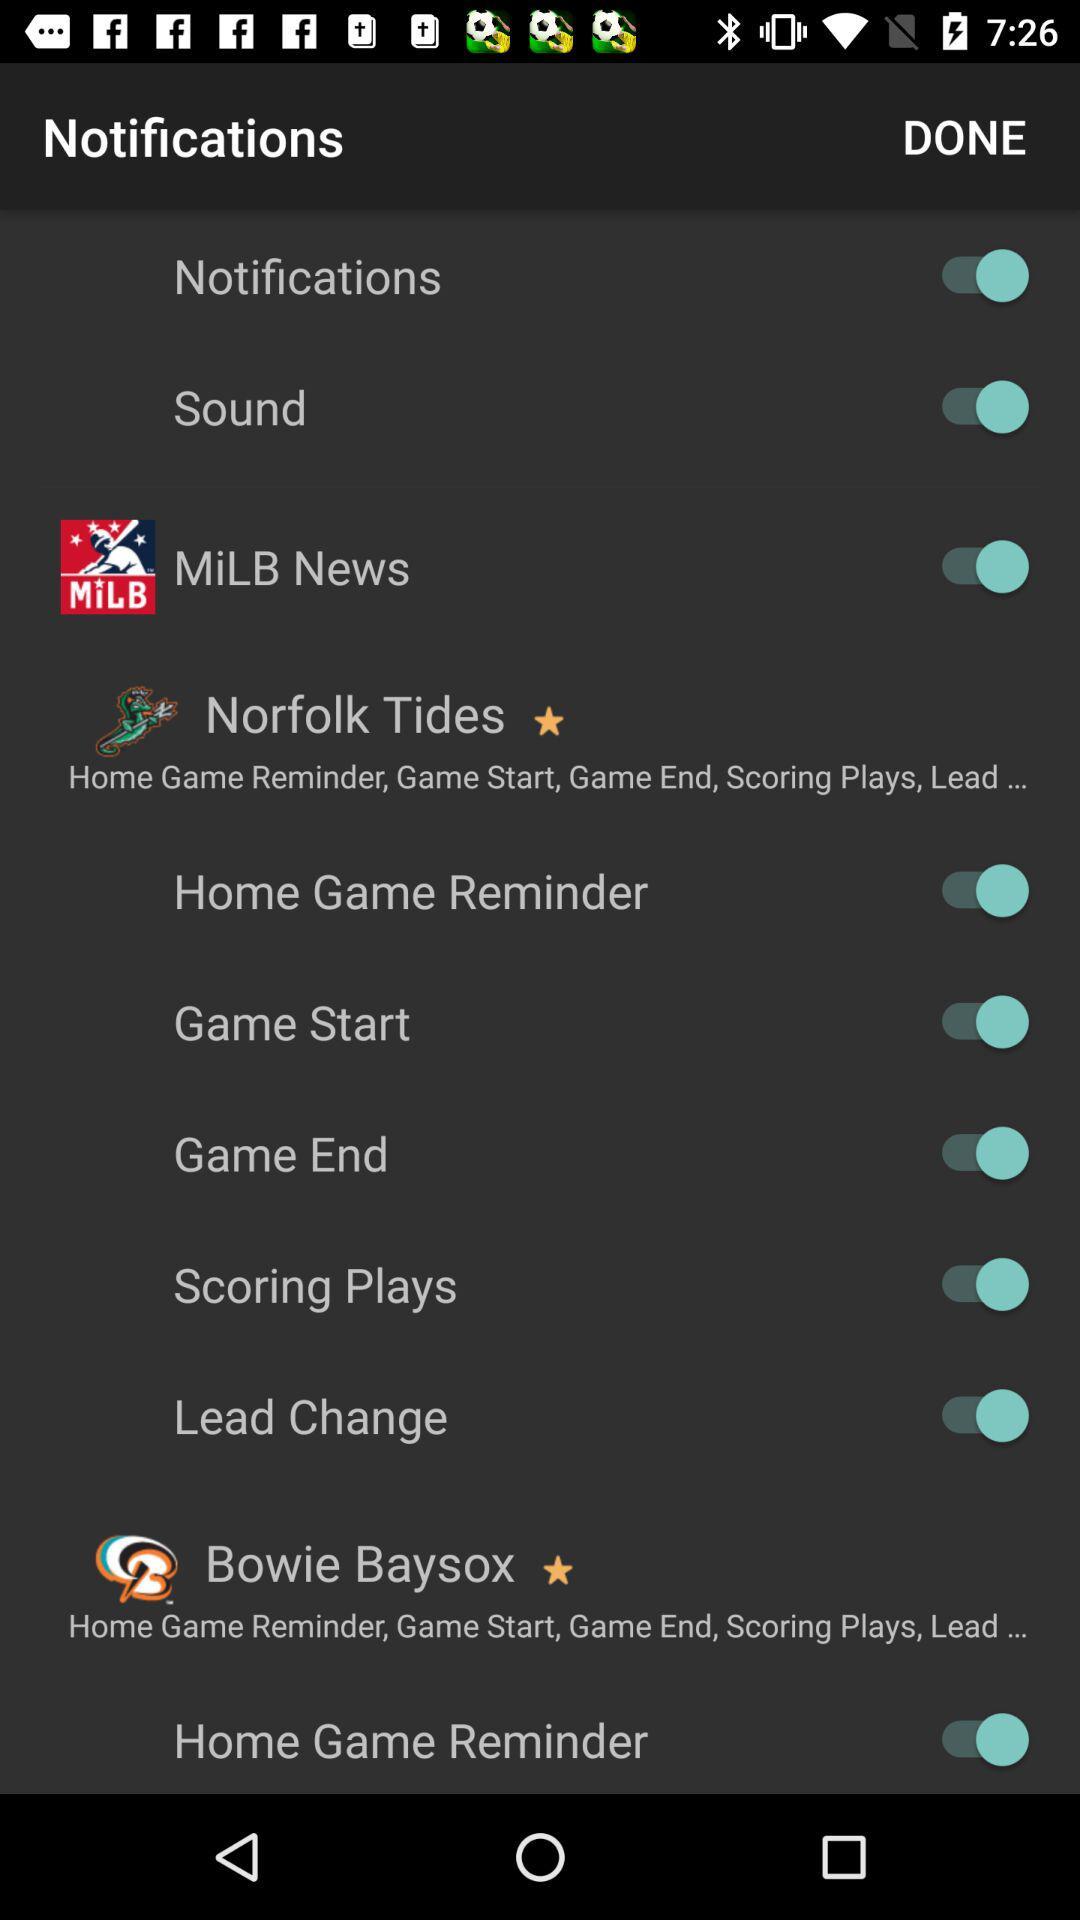 This screenshot has width=1080, height=1920. What do you see at coordinates (974, 889) in the screenshot?
I see `activate home game reminder` at bounding box center [974, 889].